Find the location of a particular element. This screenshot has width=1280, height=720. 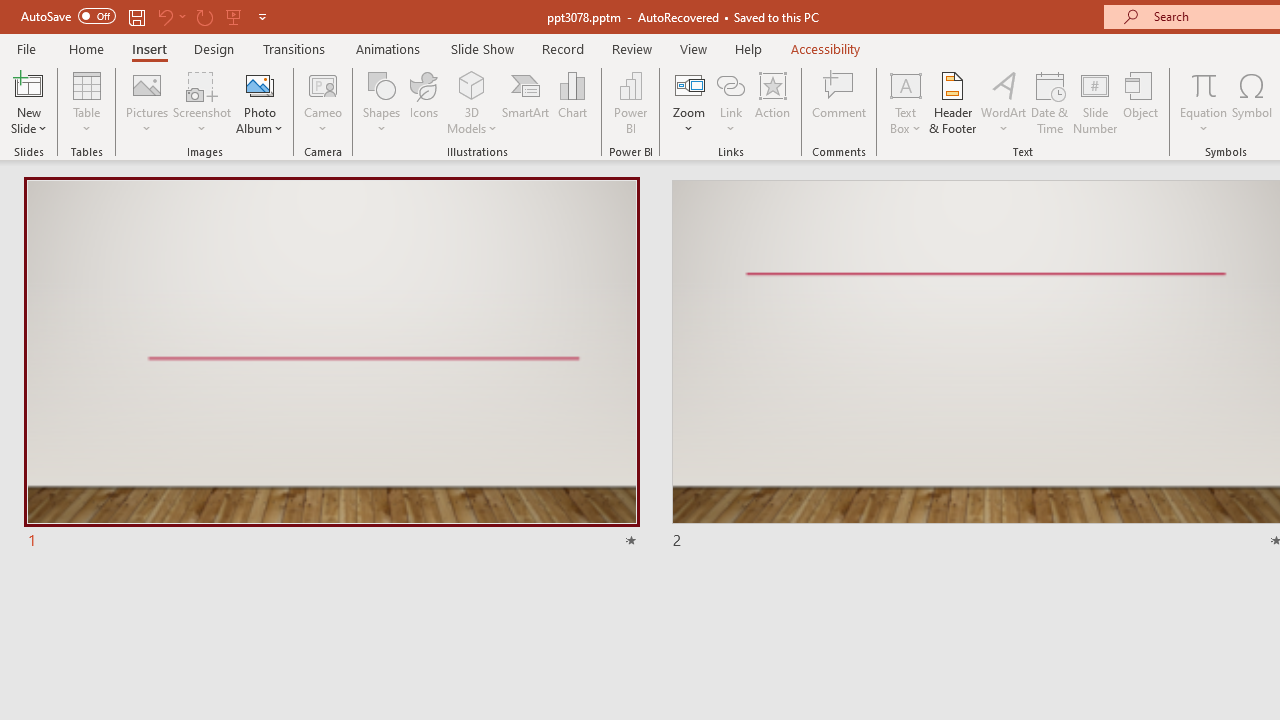

'3D Models' is located at coordinates (471, 103).